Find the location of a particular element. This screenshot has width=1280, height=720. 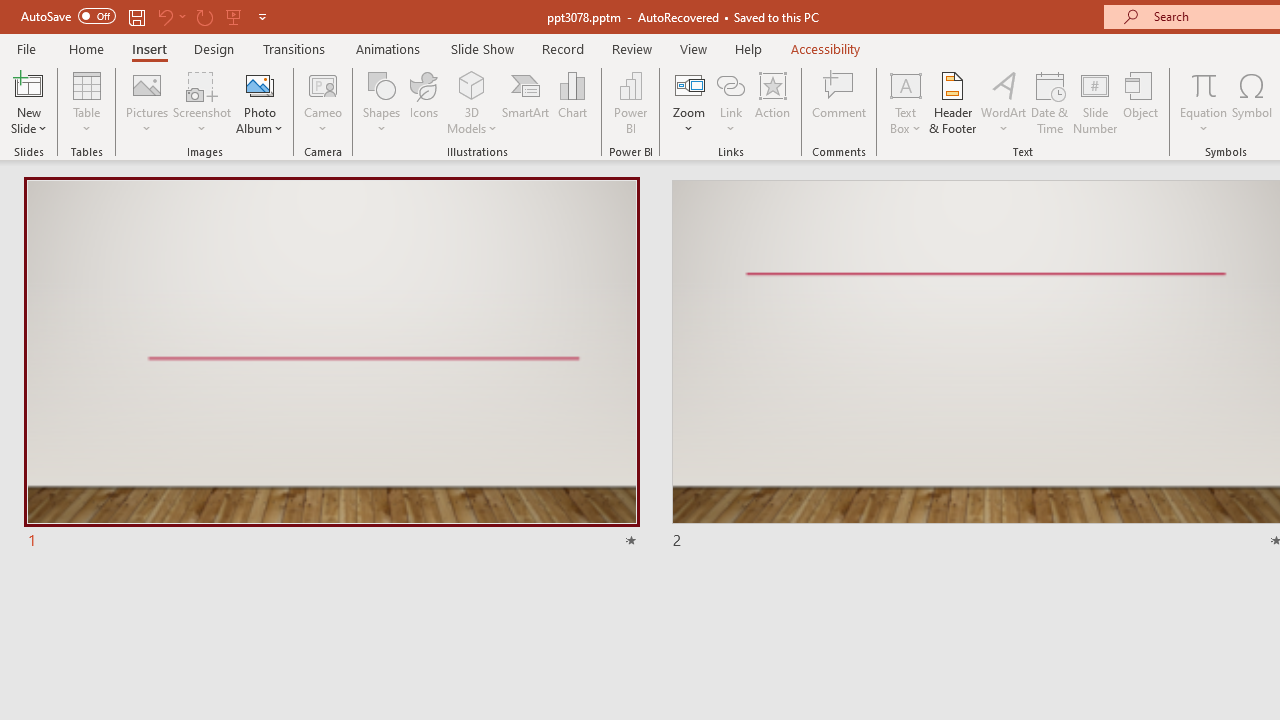

'3D Models' is located at coordinates (471, 103).